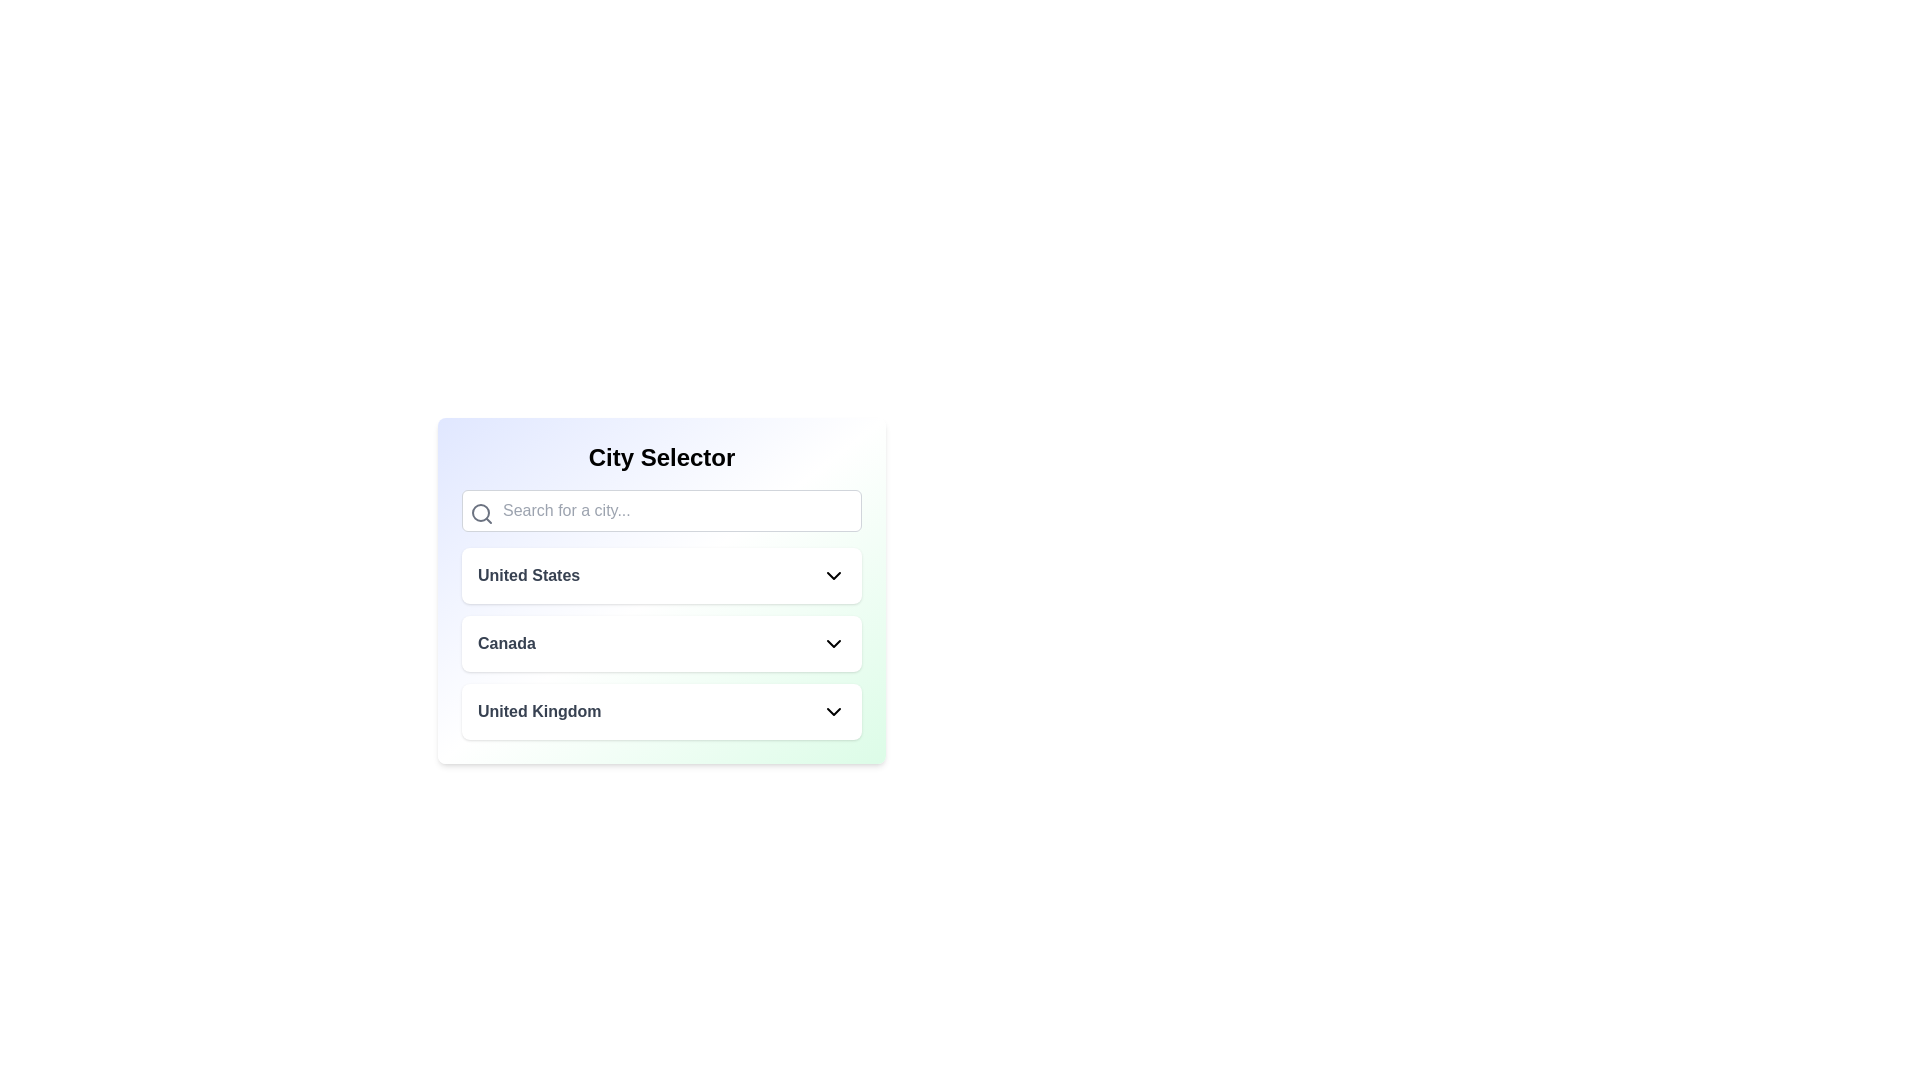 This screenshot has height=1080, width=1920. What do you see at coordinates (662, 575) in the screenshot?
I see `the Dropdown Selector located below the 'City Selector' search bar` at bounding box center [662, 575].